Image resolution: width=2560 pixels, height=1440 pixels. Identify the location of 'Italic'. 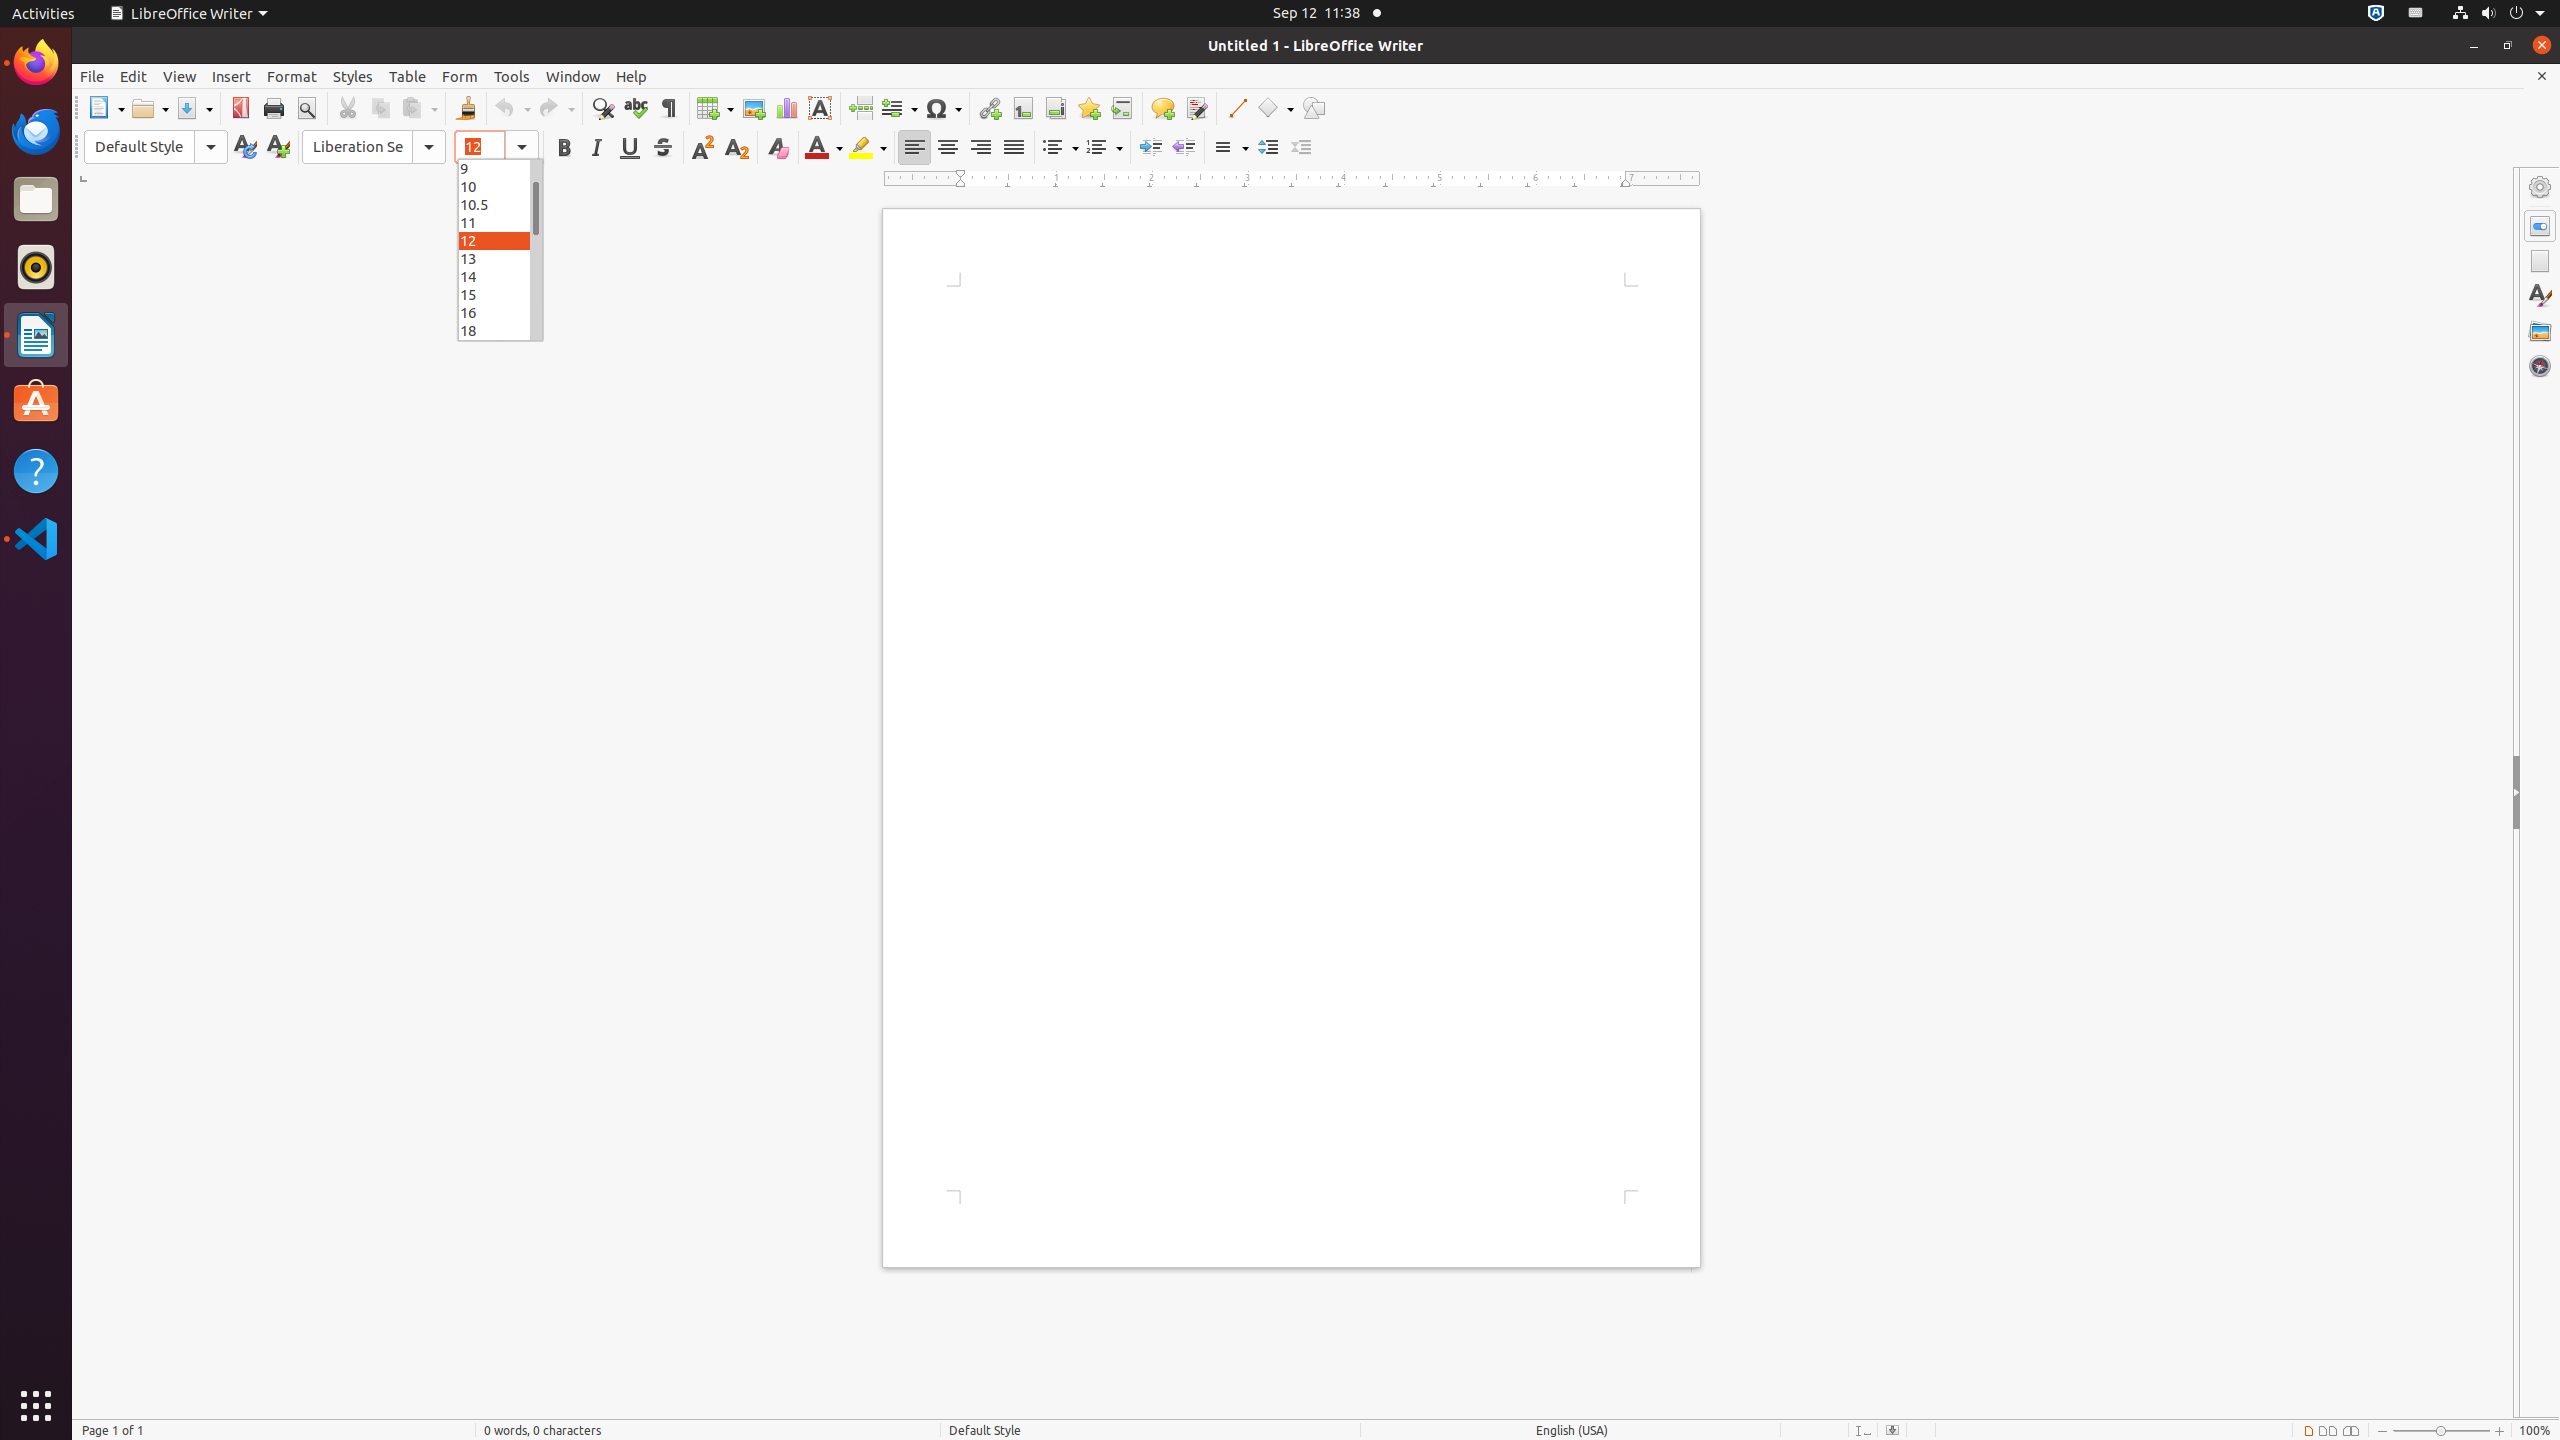
(595, 146).